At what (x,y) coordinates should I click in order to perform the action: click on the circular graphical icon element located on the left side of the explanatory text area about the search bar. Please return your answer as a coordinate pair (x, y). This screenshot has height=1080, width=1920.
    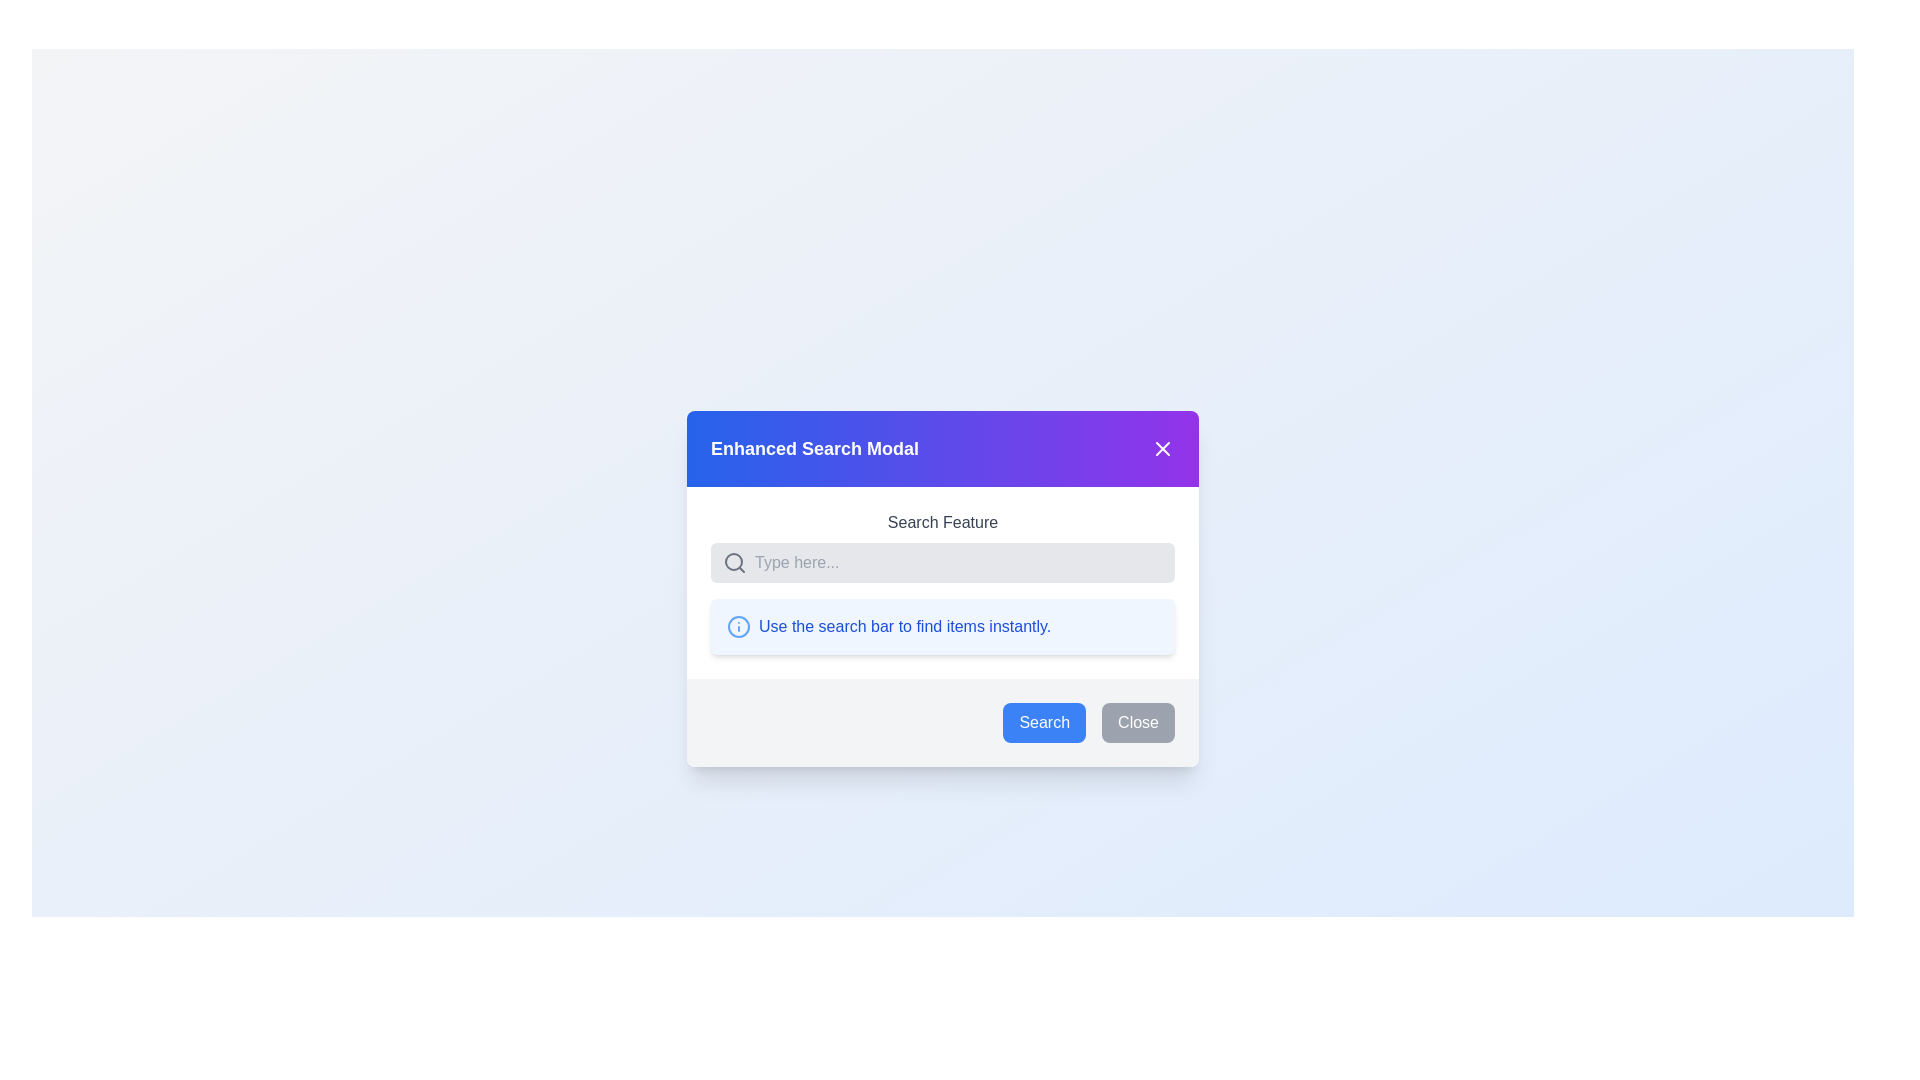
    Looking at the image, I should click on (738, 626).